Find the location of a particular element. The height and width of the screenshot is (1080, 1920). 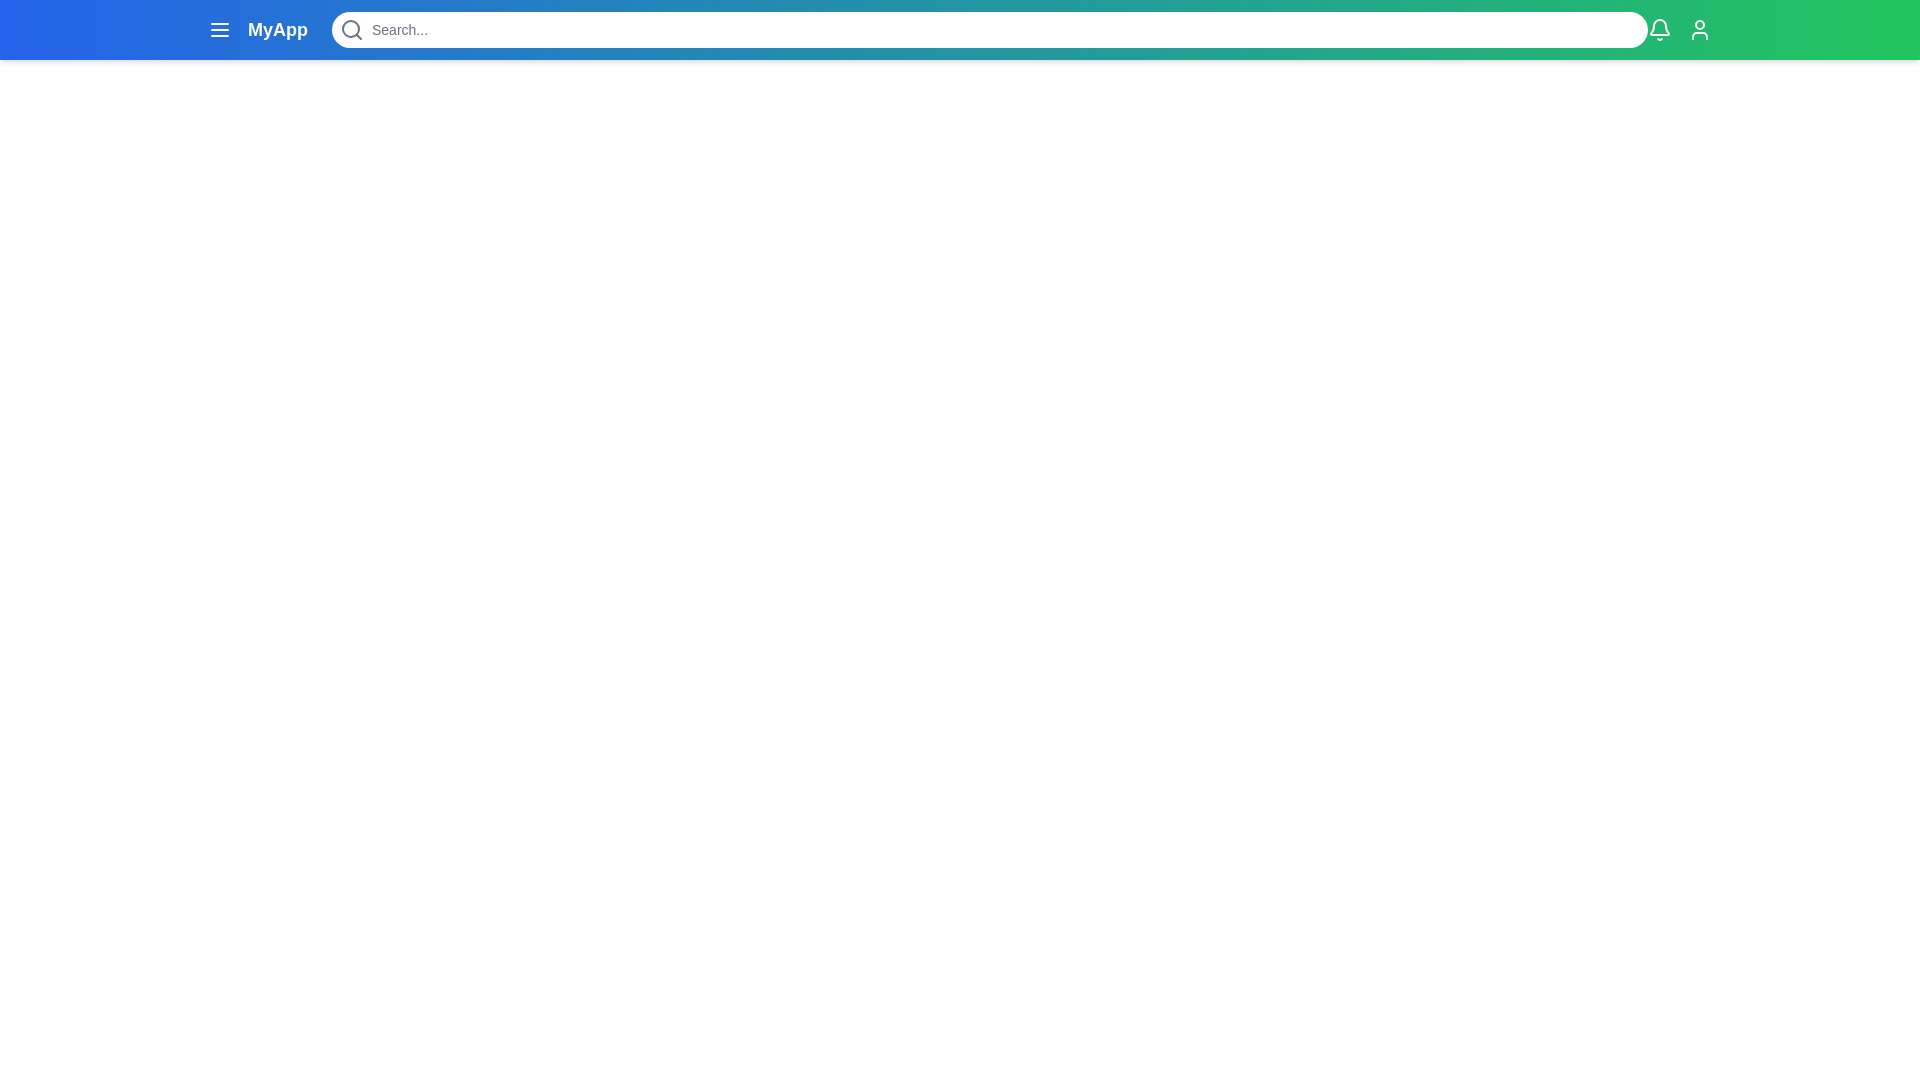

the notification bell icon located at the top right of the interface, which is styled with a neutral outline and represents alerts is located at coordinates (1660, 27).